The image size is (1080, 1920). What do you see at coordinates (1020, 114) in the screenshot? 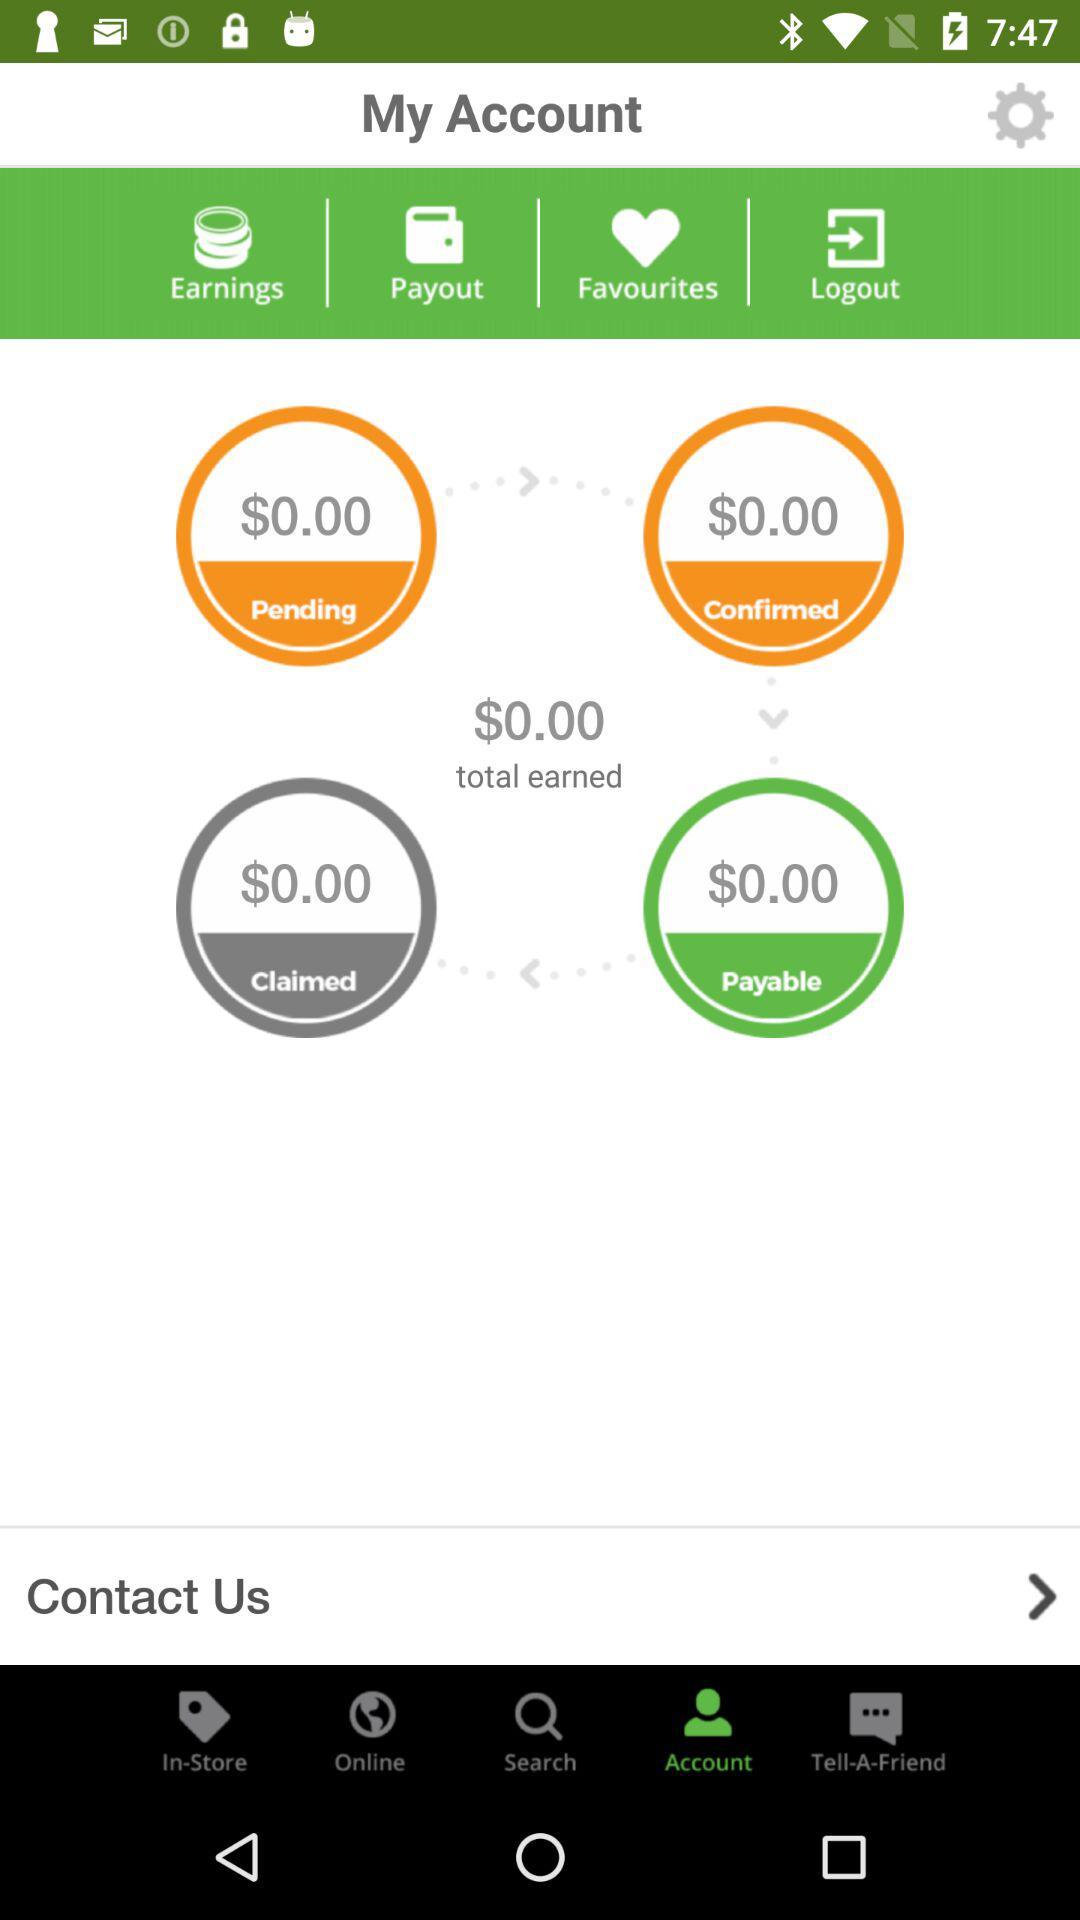
I see `the item to the right of my account item` at bounding box center [1020, 114].